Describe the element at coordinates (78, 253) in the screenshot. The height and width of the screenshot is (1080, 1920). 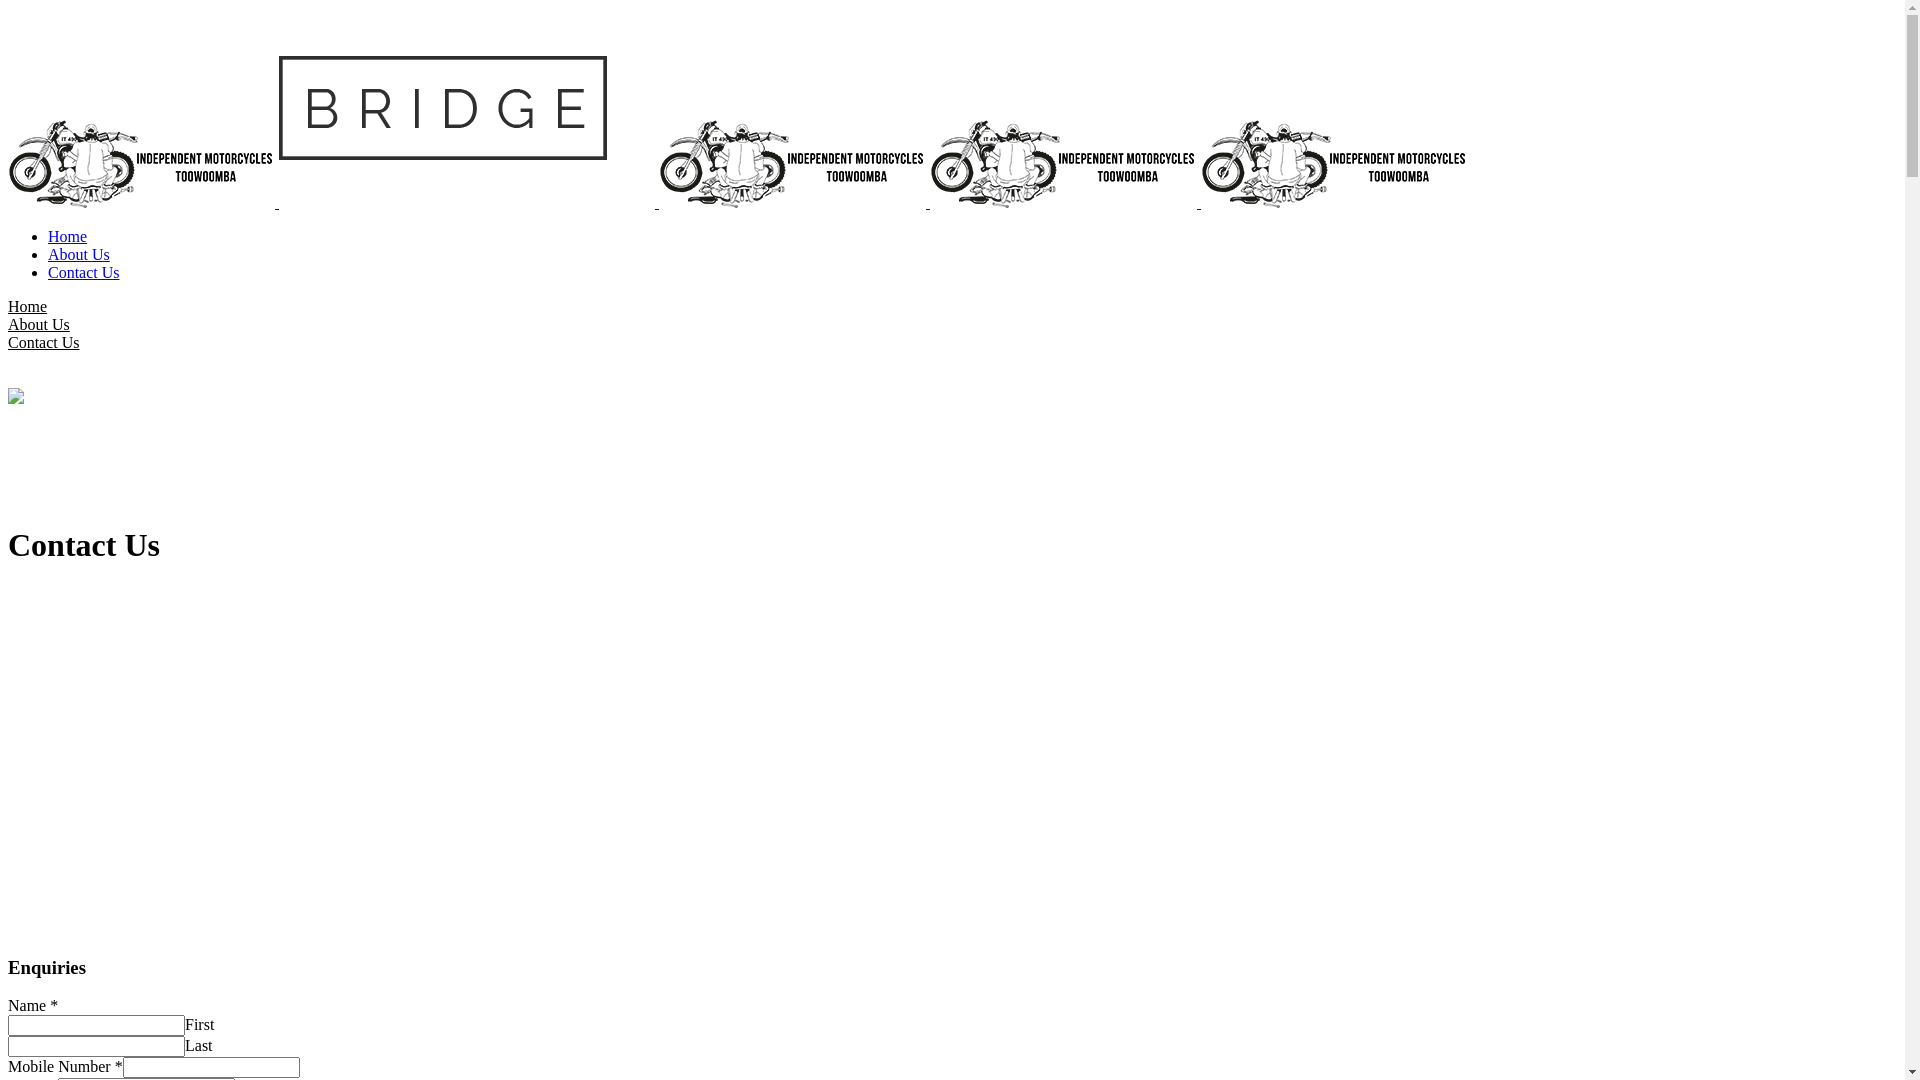
I see `'About Us'` at that location.